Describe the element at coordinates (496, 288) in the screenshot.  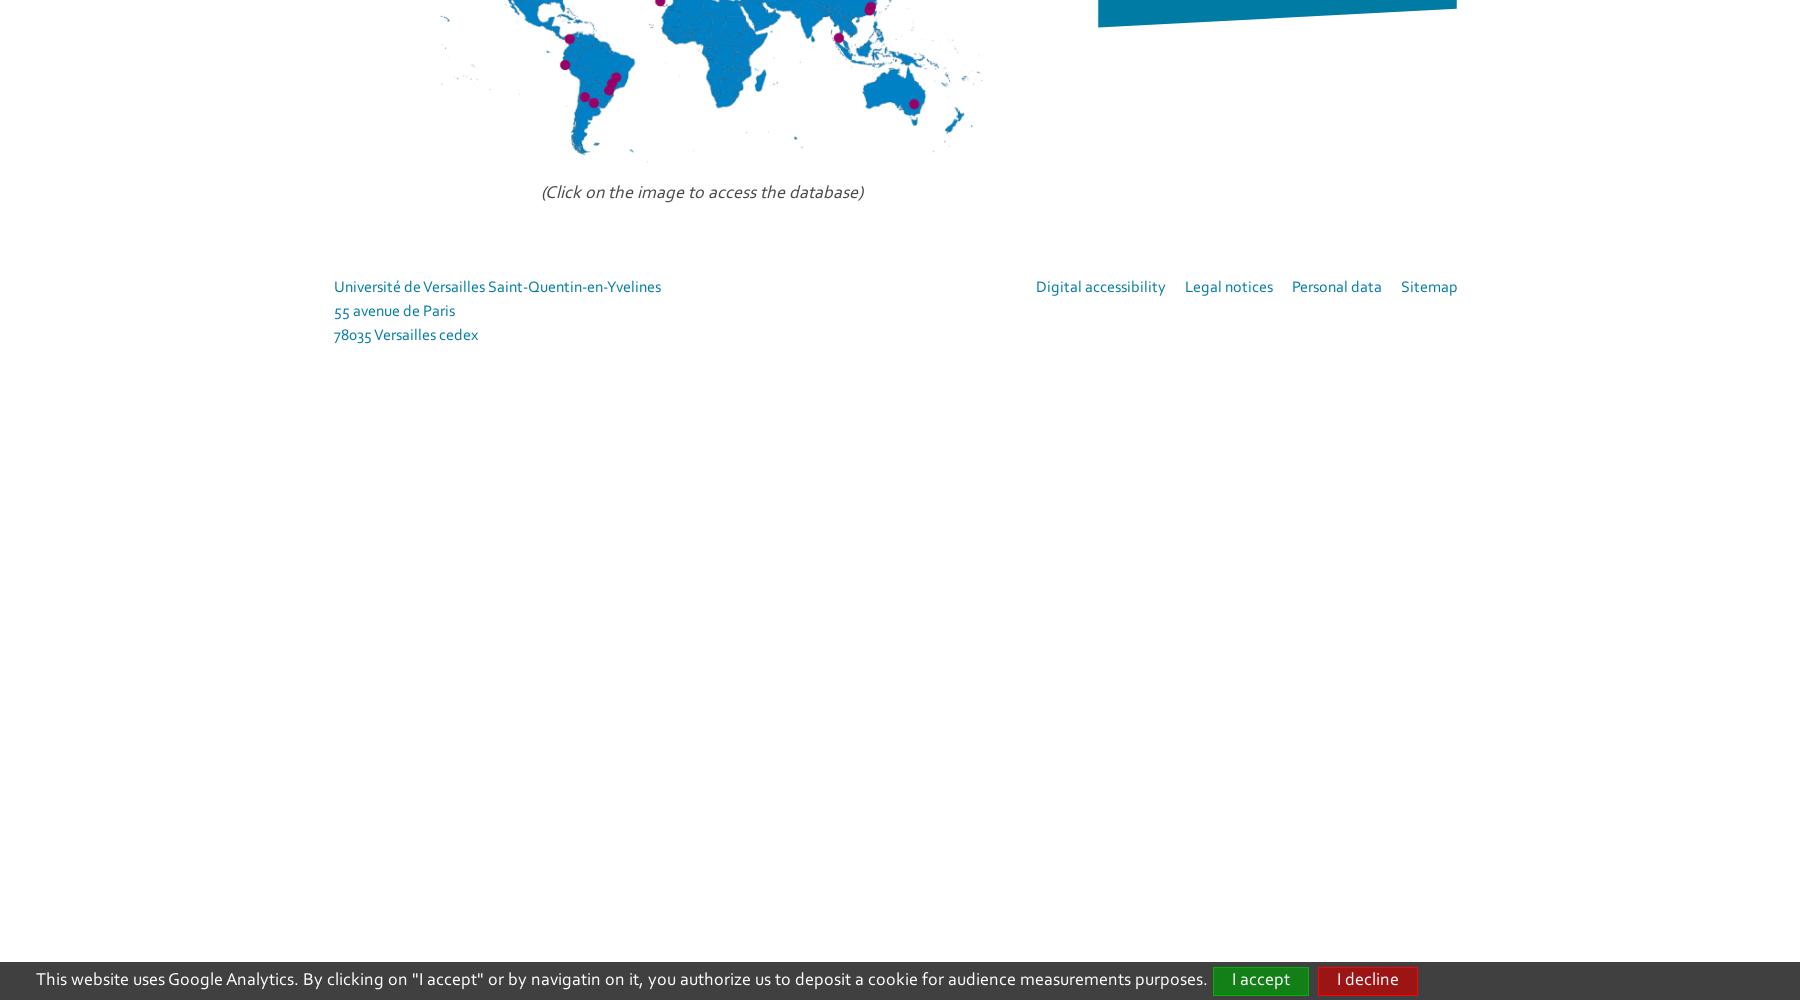
I see `'Université de Versailles Saint-Quentin-en-Yvelines'` at that location.